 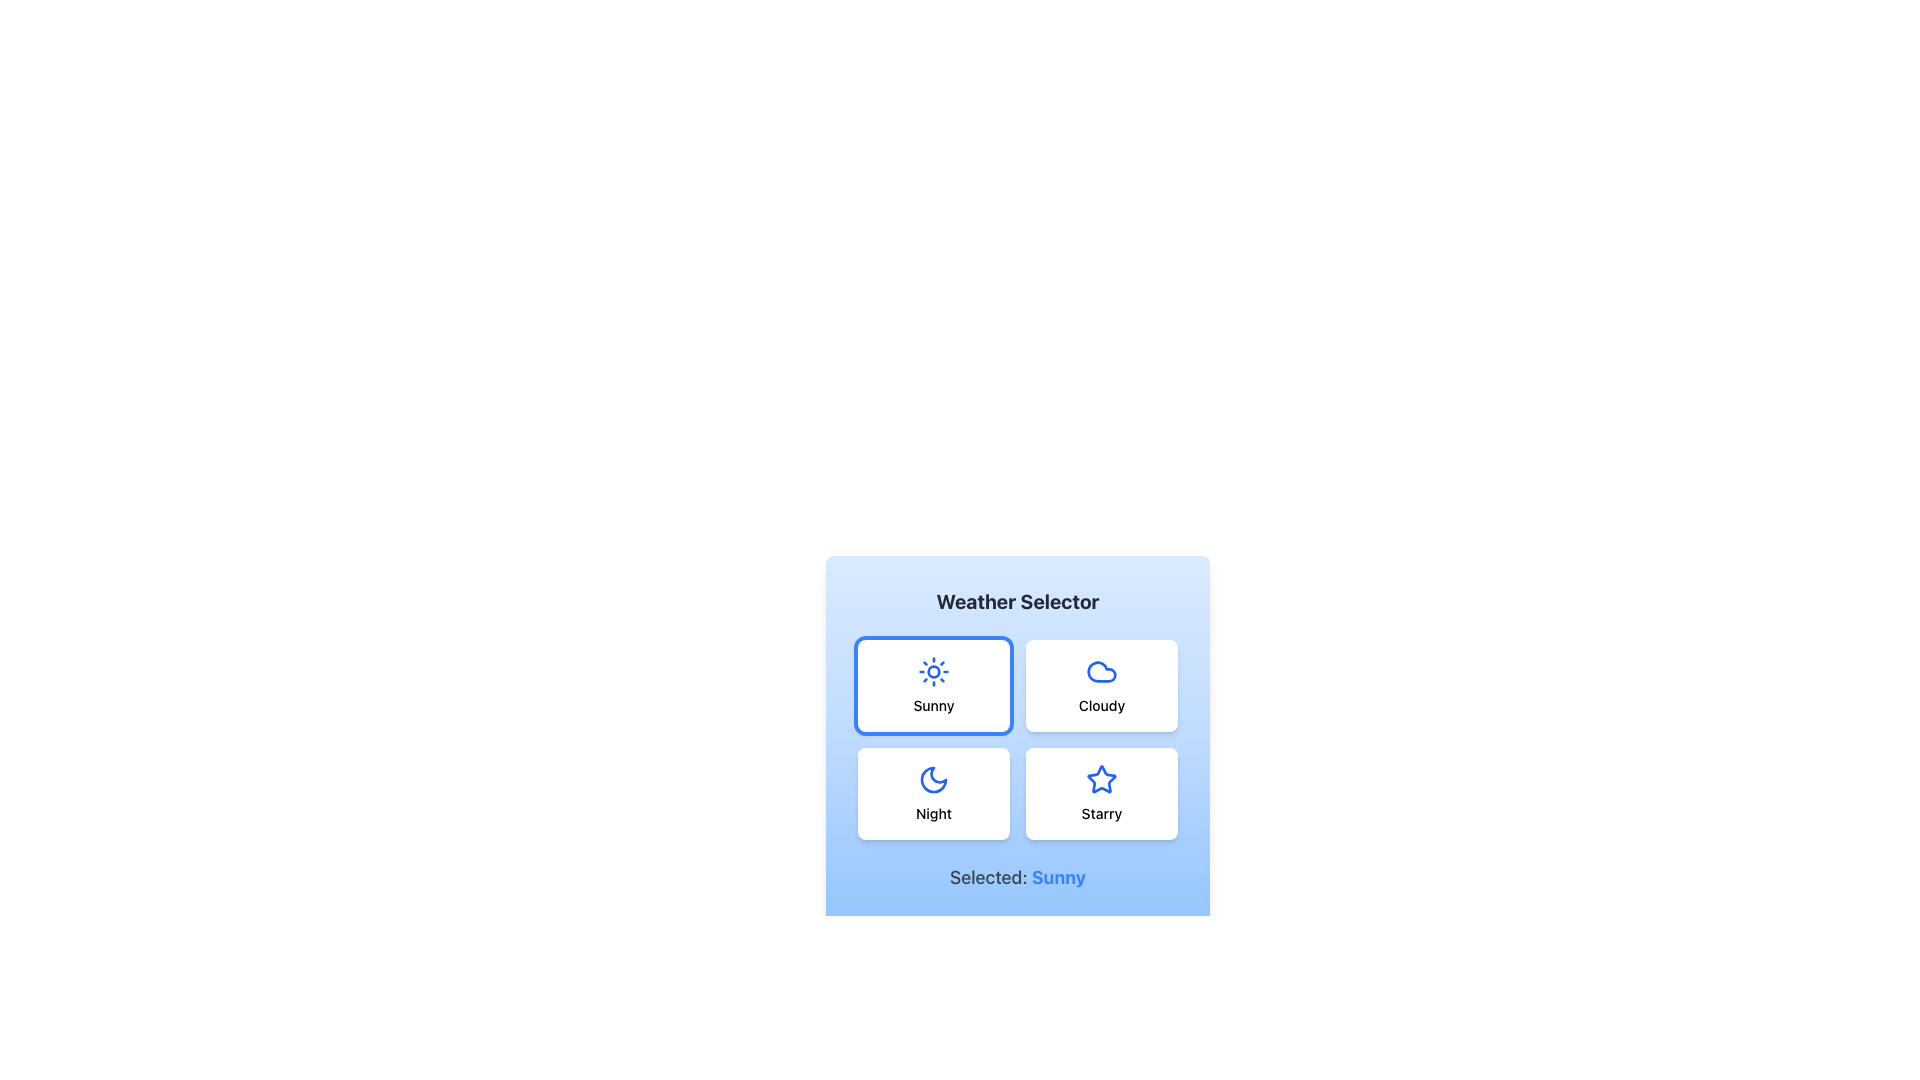 What do you see at coordinates (1057, 876) in the screenshot?
I see `the blue-colored bold text displaying 'Sunny', which is part of the sentence 'Selected: Sunny', located at the bottom of a weather selection panel` at bounding box center [1057, 876].